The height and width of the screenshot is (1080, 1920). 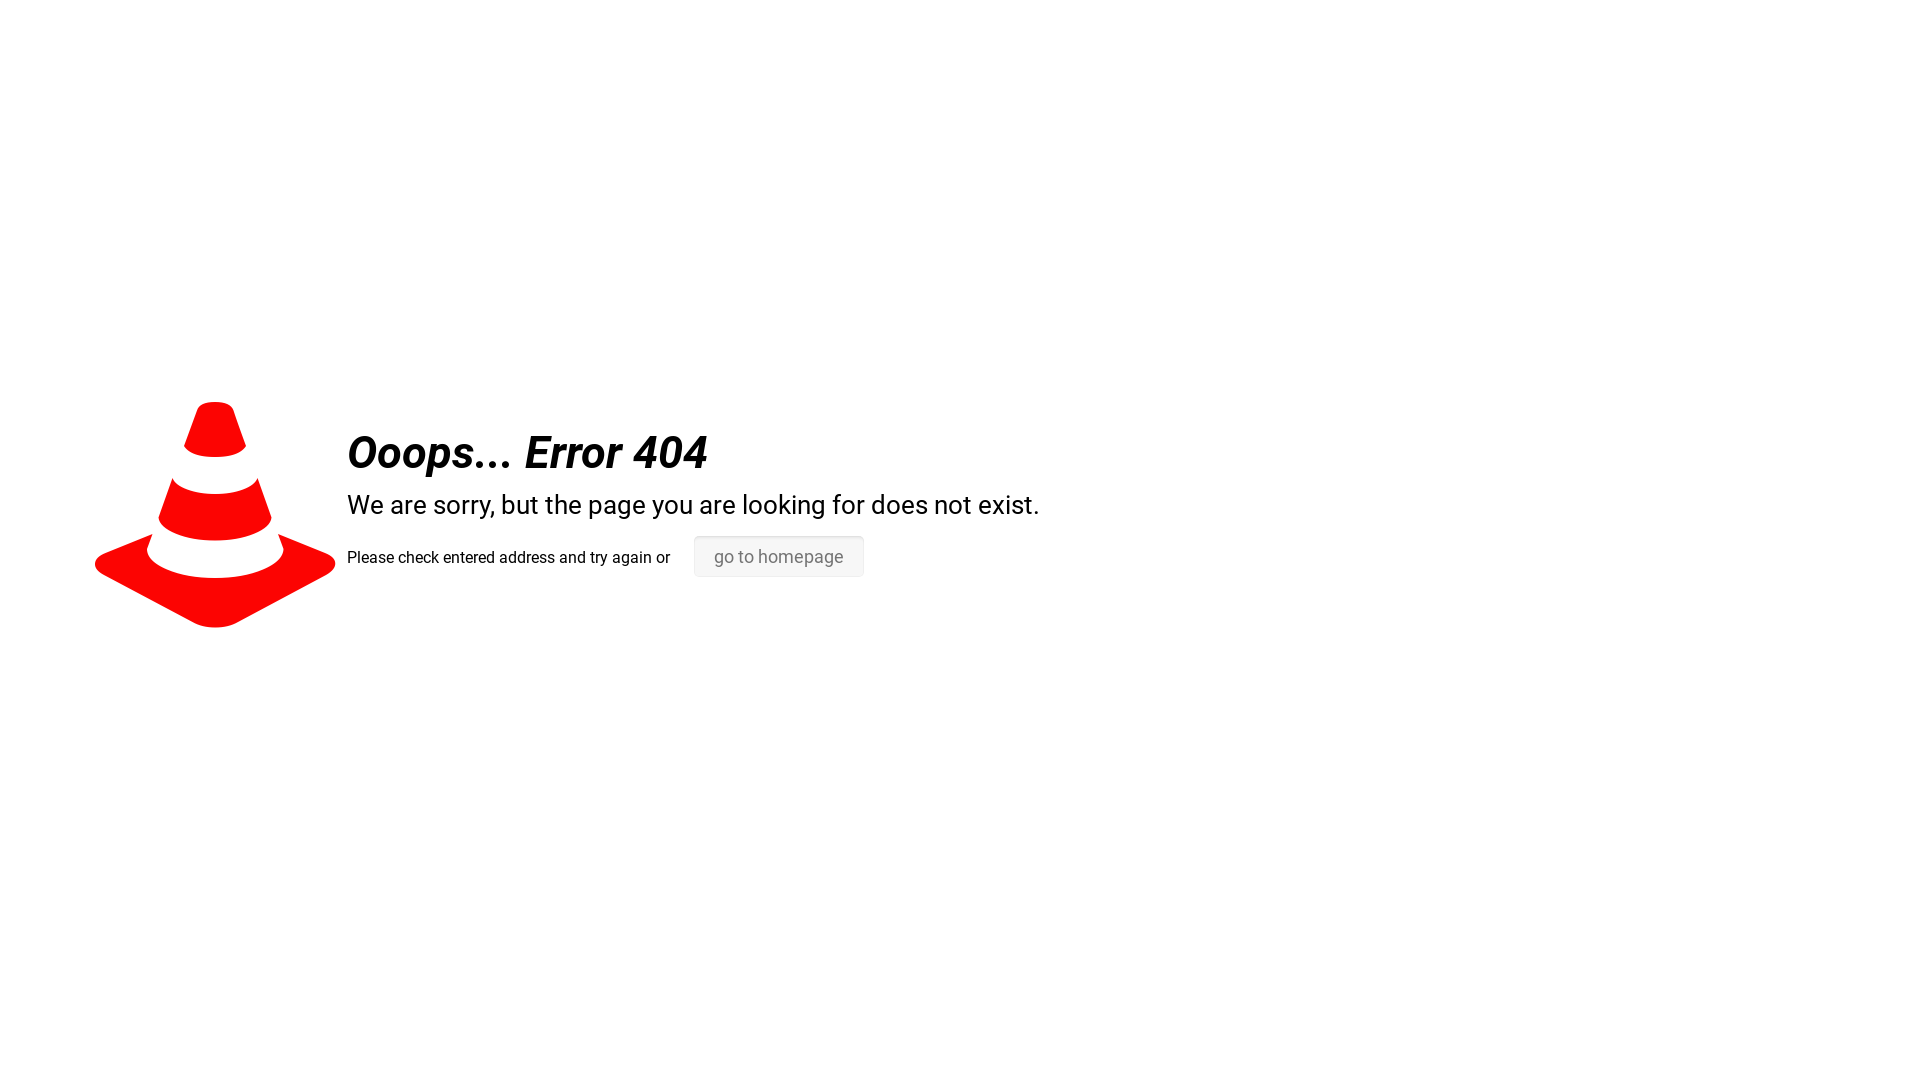 What do you see at coordinates (694, 556) in the screenshot?
I see `'go to homepage'` at bounding box center [694, 556].